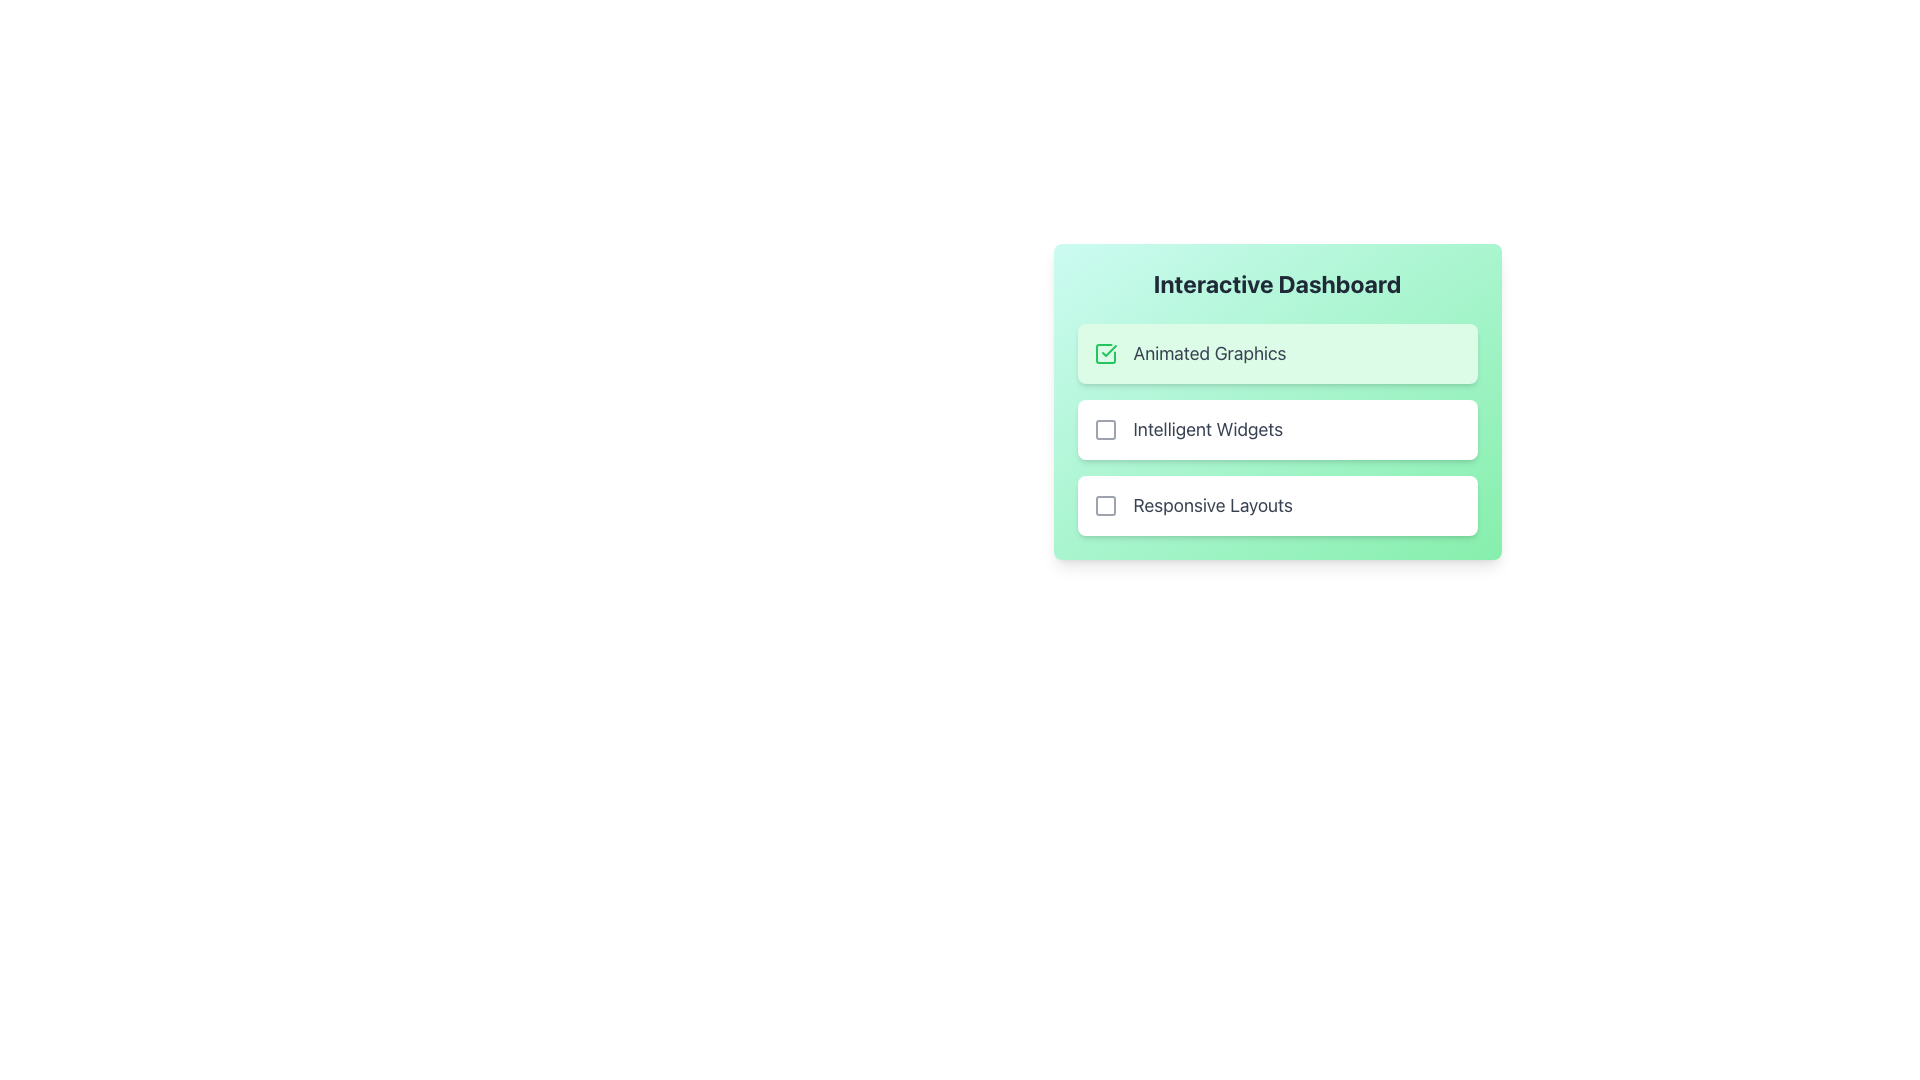 The height and width of the screenshot is (1080, 1920). What do you see at coordinates (1104, 428) in the screenshot?
I see `the SVG rectangle element that serves as a decorative or functional part of the icon for the 'Intelligent Widgets' list item, indicating selection status` at bounding box center [1104, 428].